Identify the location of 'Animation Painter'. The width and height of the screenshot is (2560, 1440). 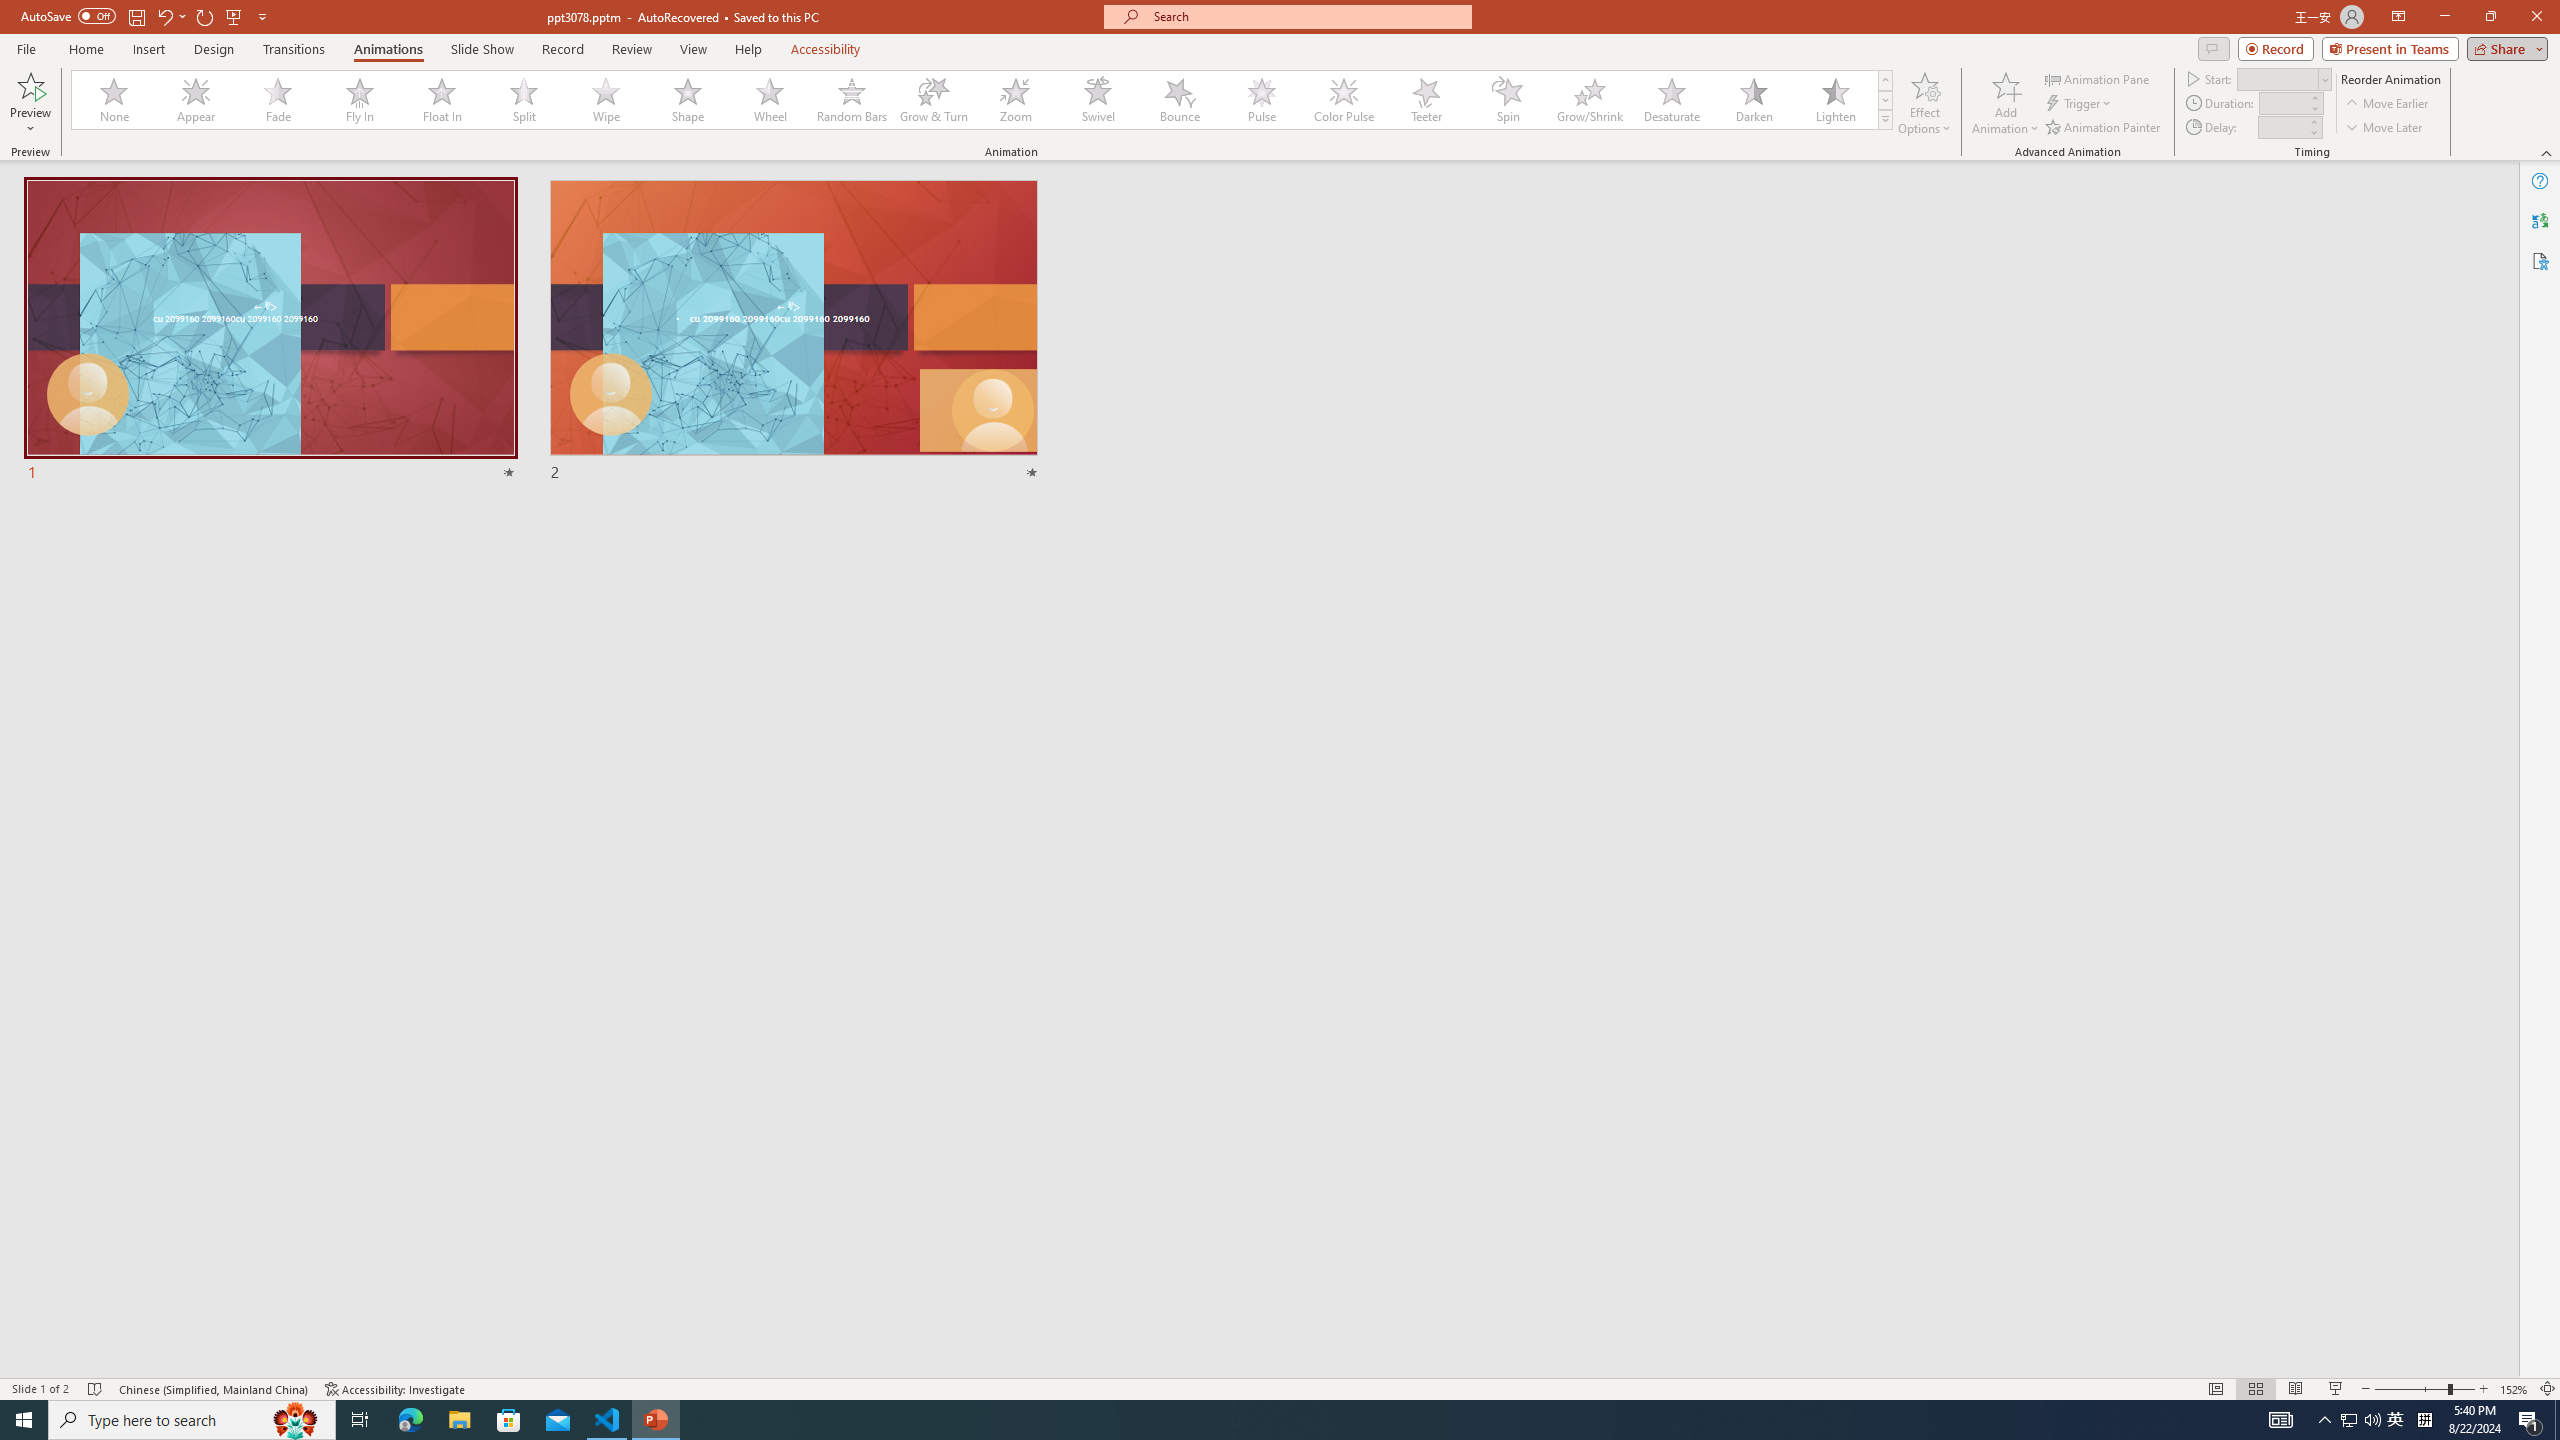
(2103, 127).